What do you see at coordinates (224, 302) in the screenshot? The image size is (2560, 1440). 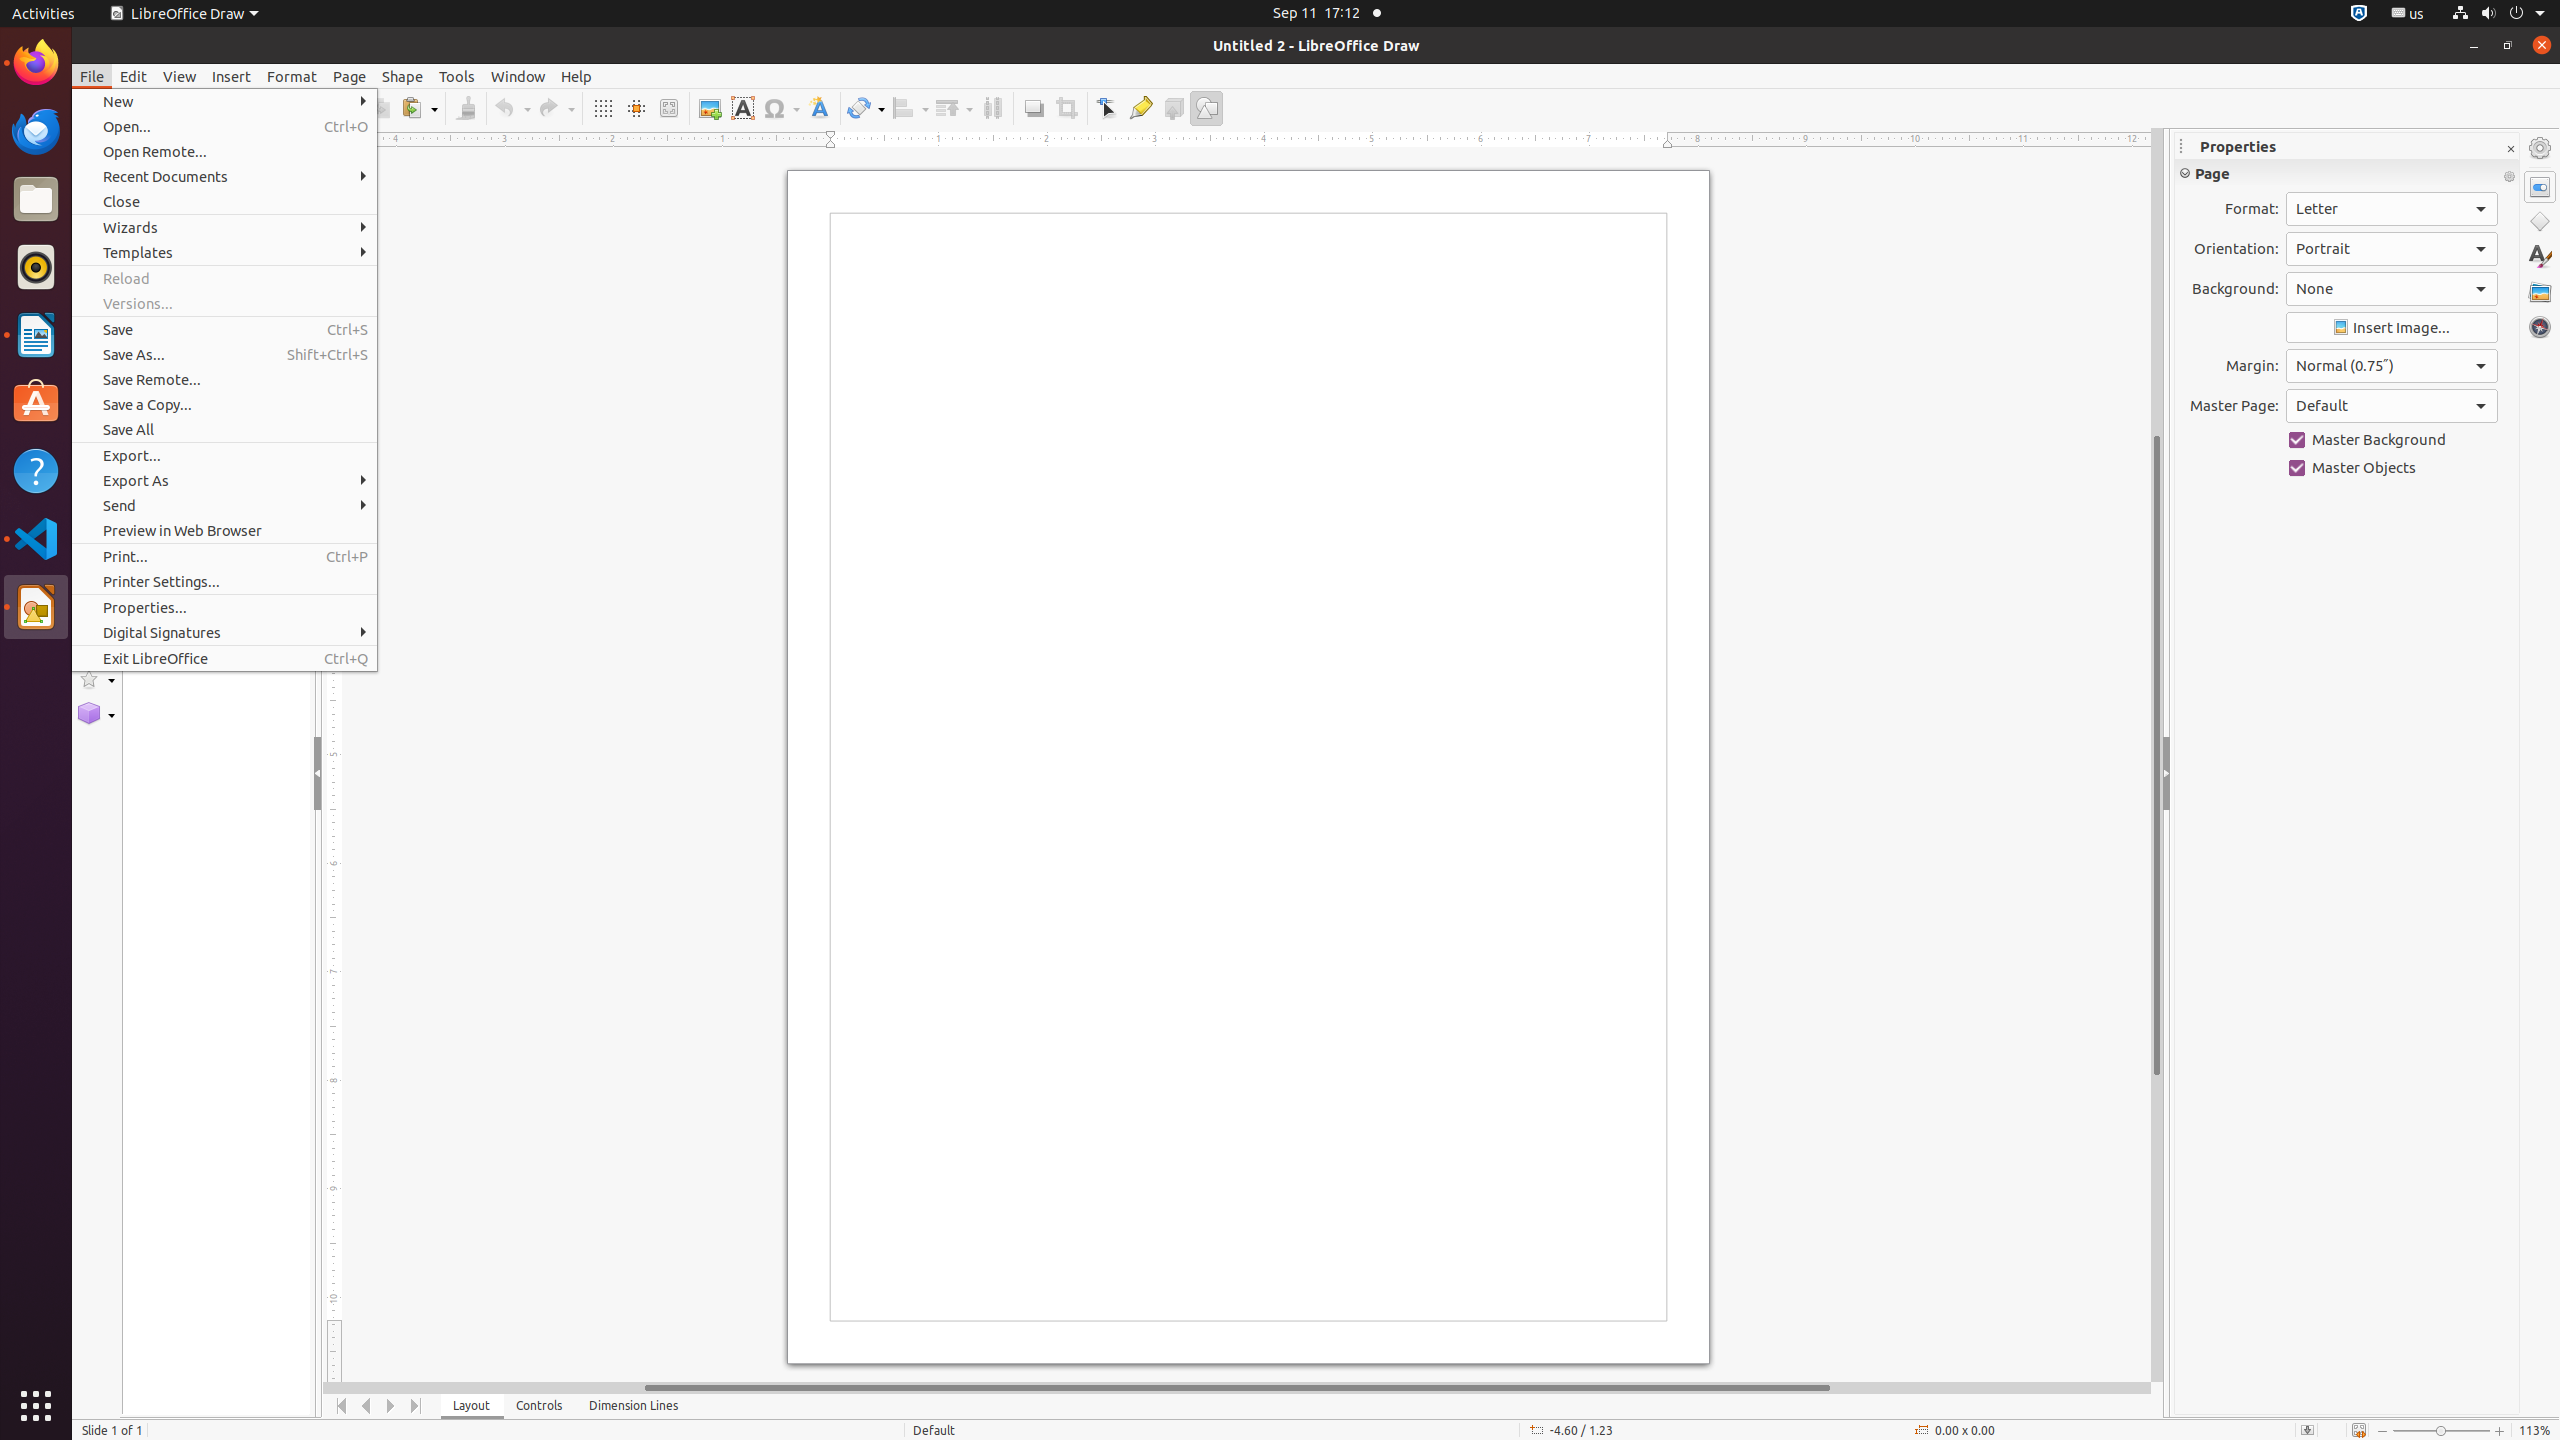 I see `'Versions...'` at bounding box center [224, 302].